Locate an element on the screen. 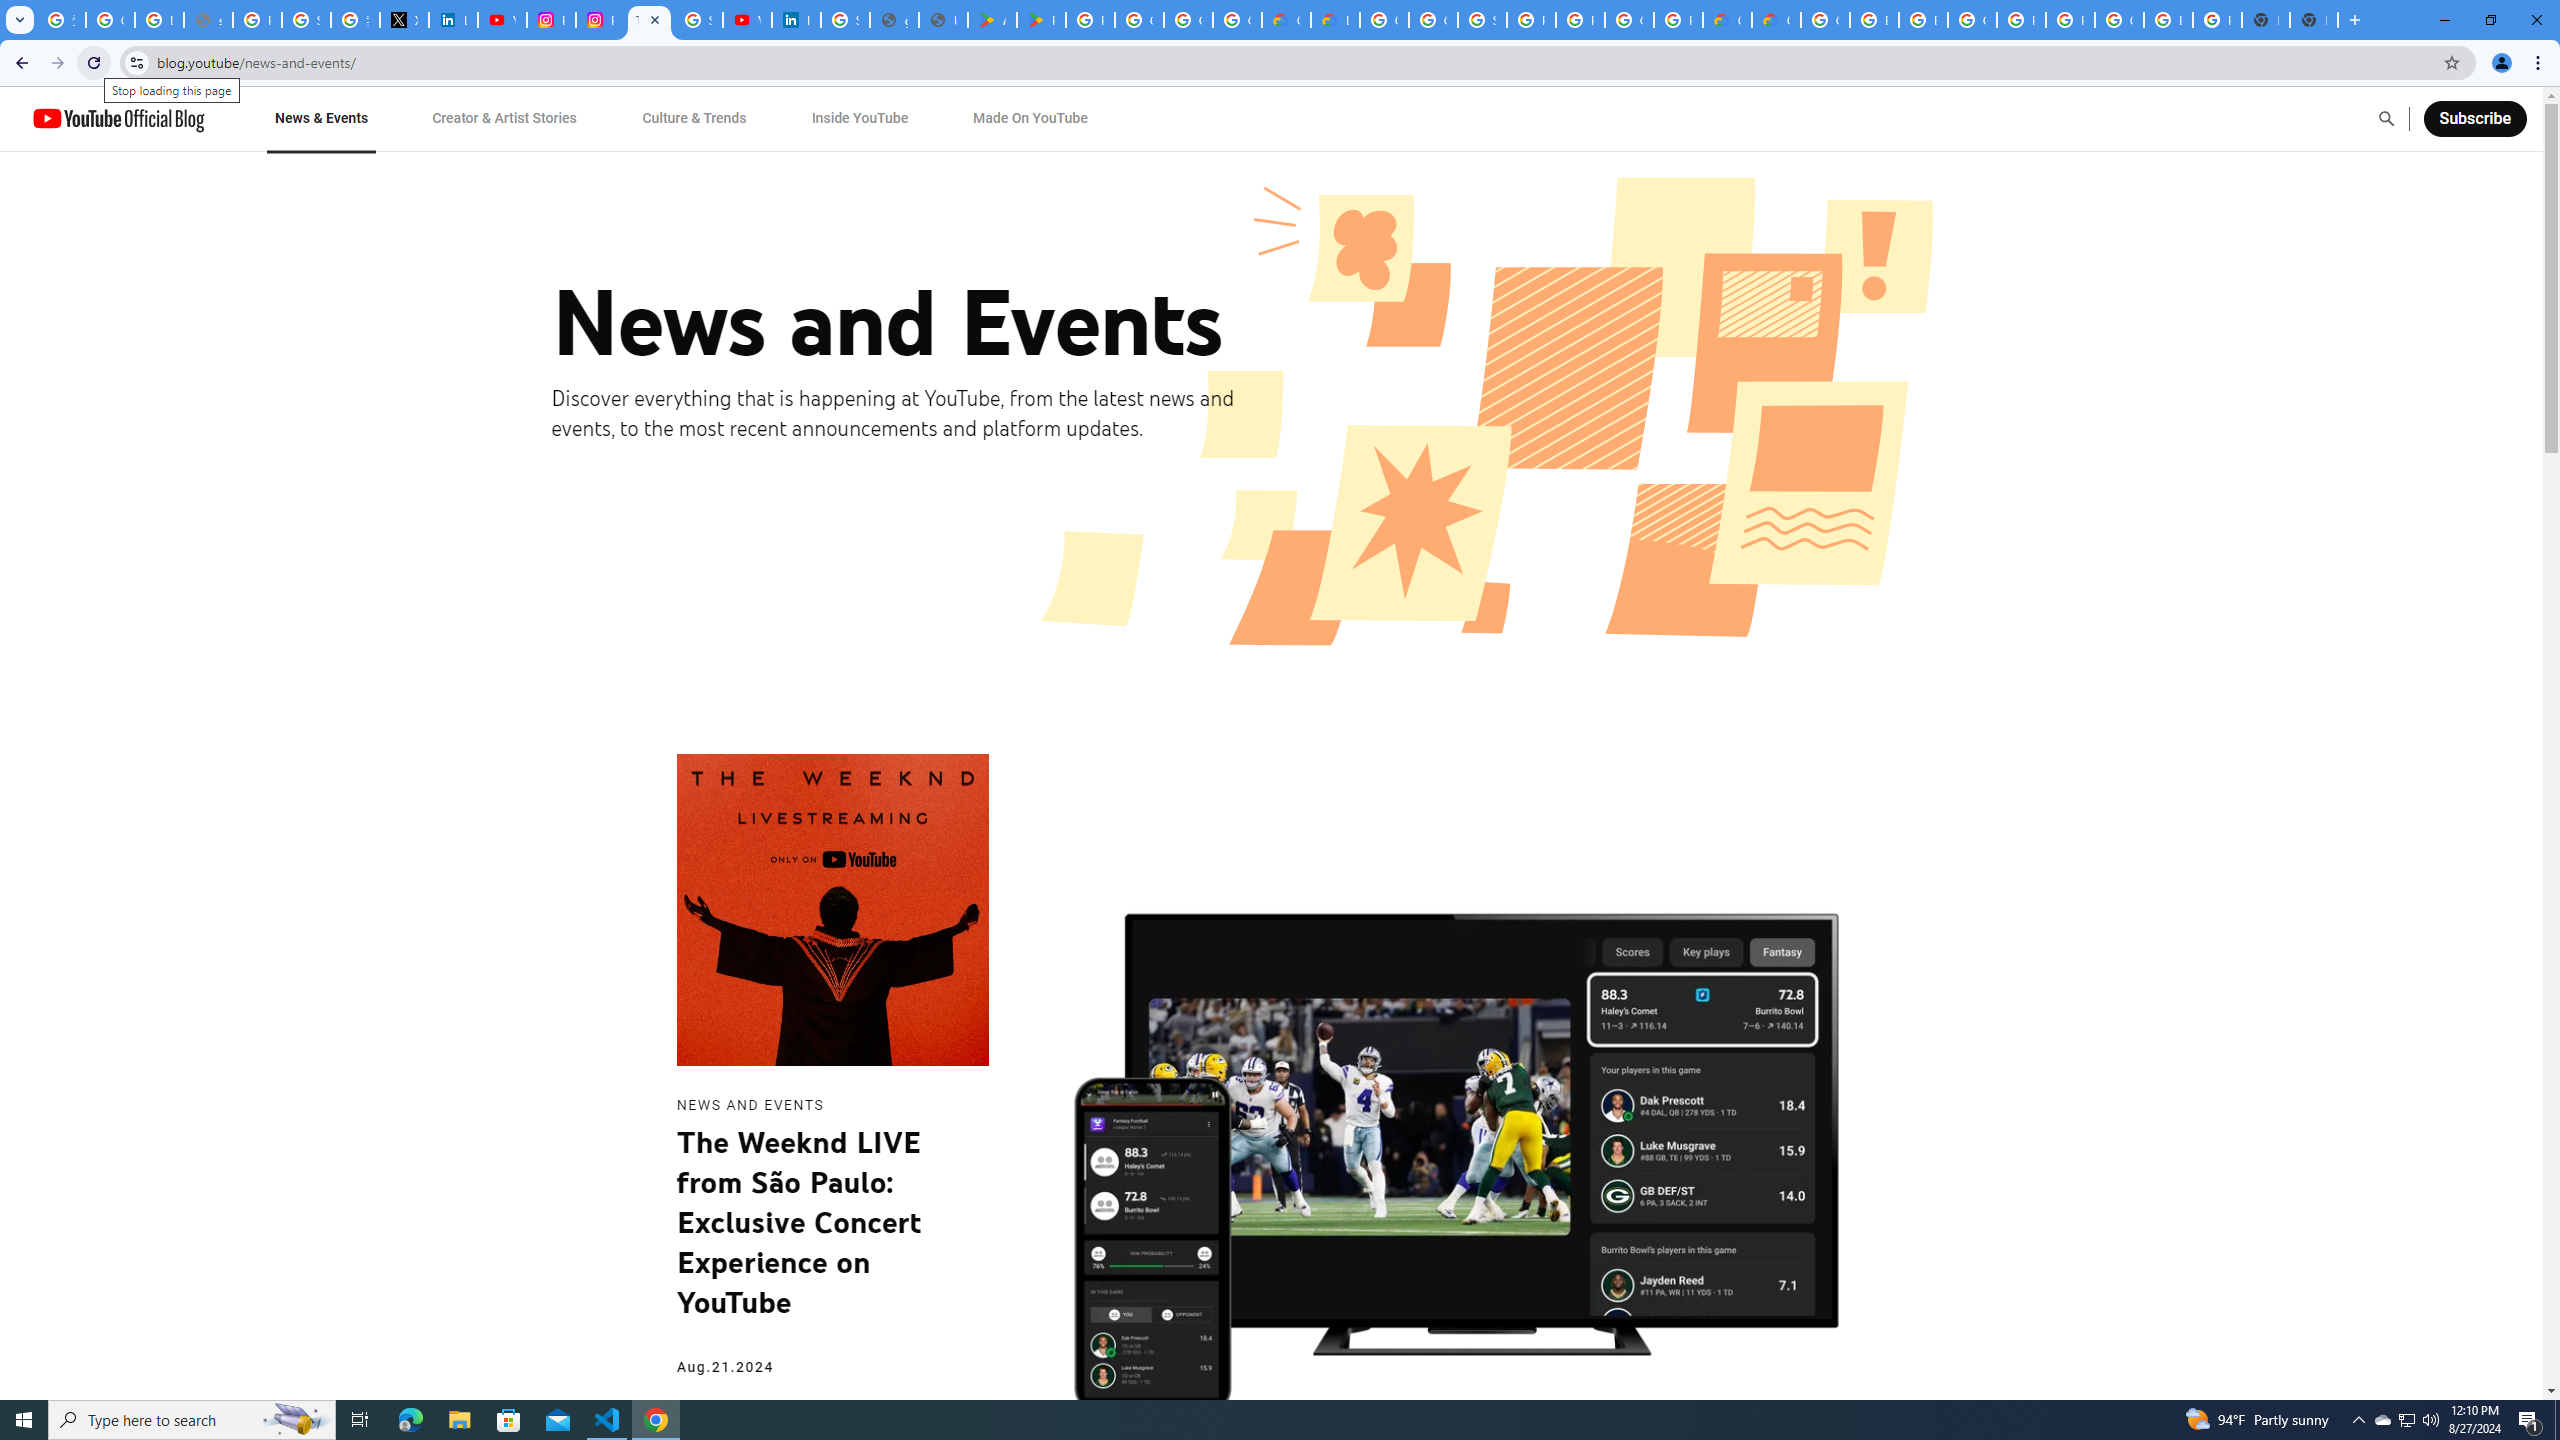 Image resolution: width=2560 pixels, height=1440 pixels. 'Google Workspace - Specific Terms' is located at coordinates (1186, 19).